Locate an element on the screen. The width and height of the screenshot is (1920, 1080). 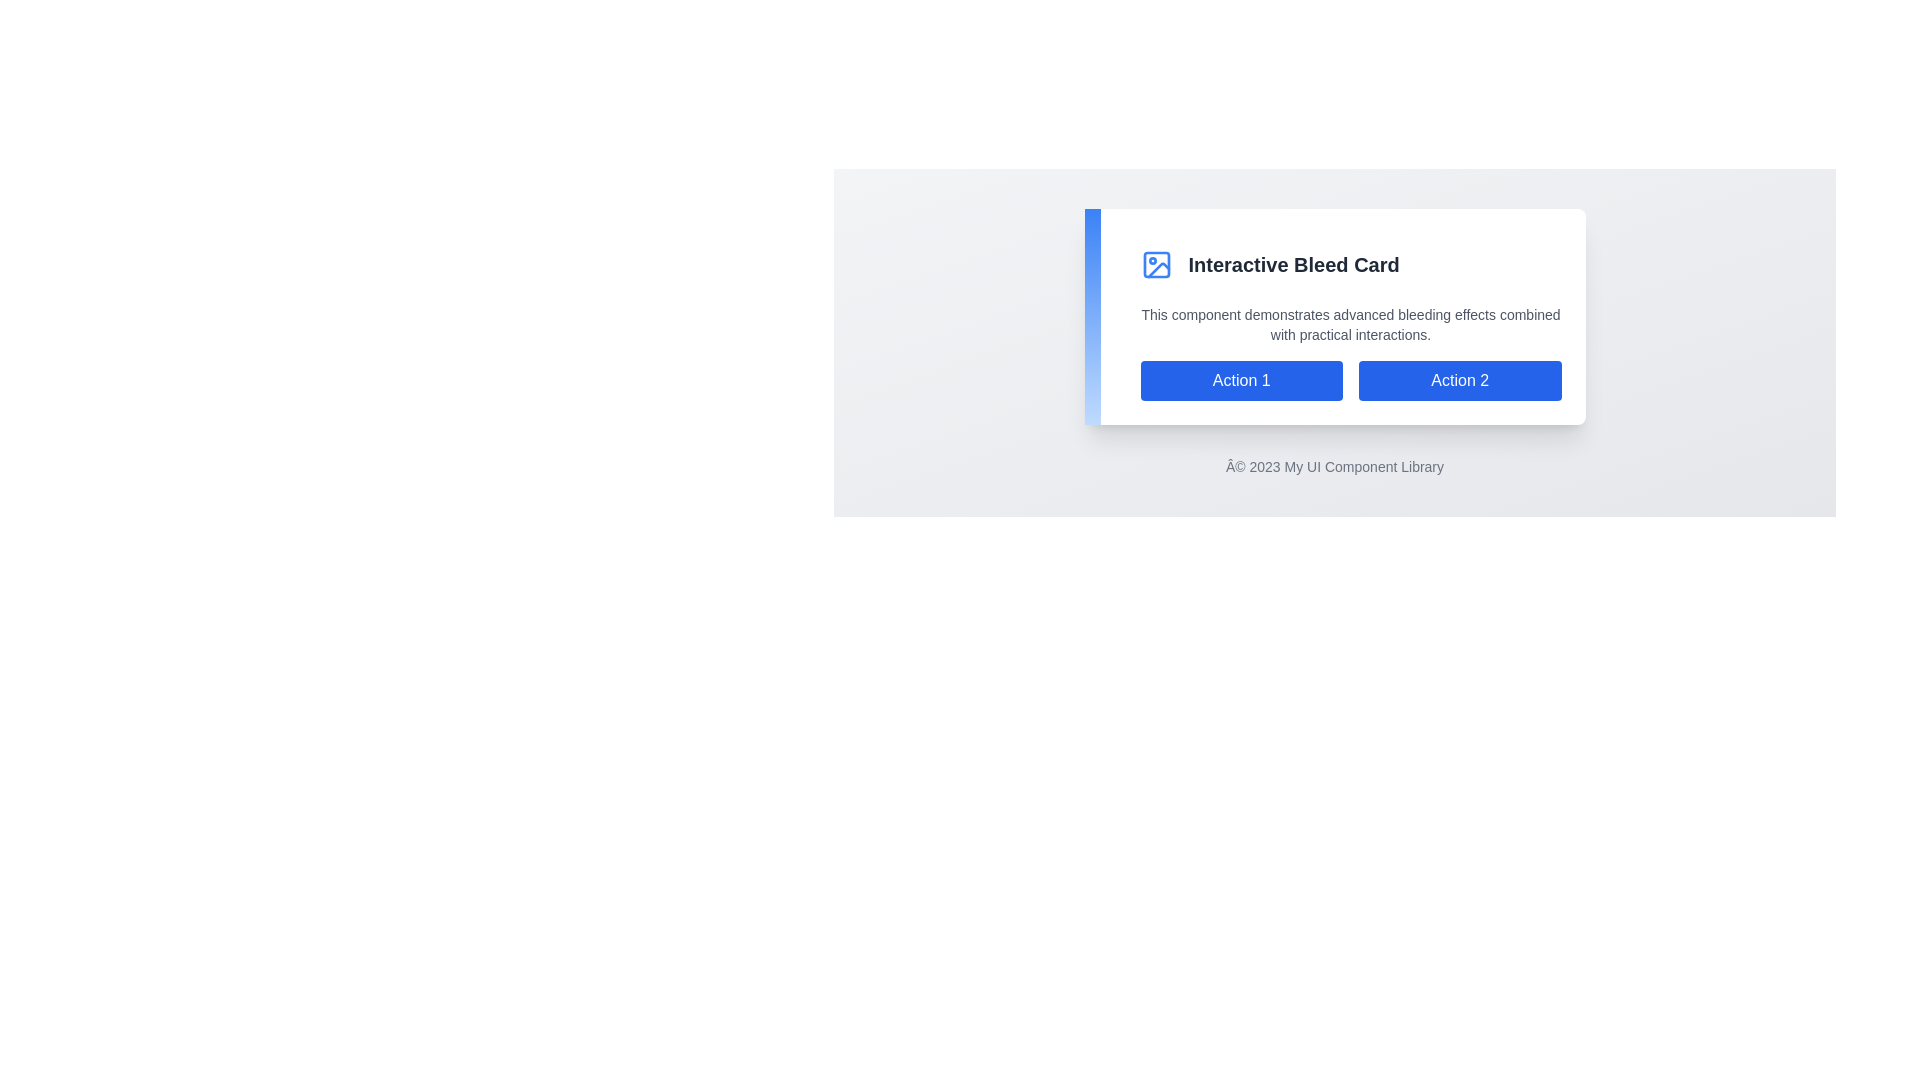
the rectangular button with a blue background and white text reading 'Action 1' is located at coordinates (1240, 381).